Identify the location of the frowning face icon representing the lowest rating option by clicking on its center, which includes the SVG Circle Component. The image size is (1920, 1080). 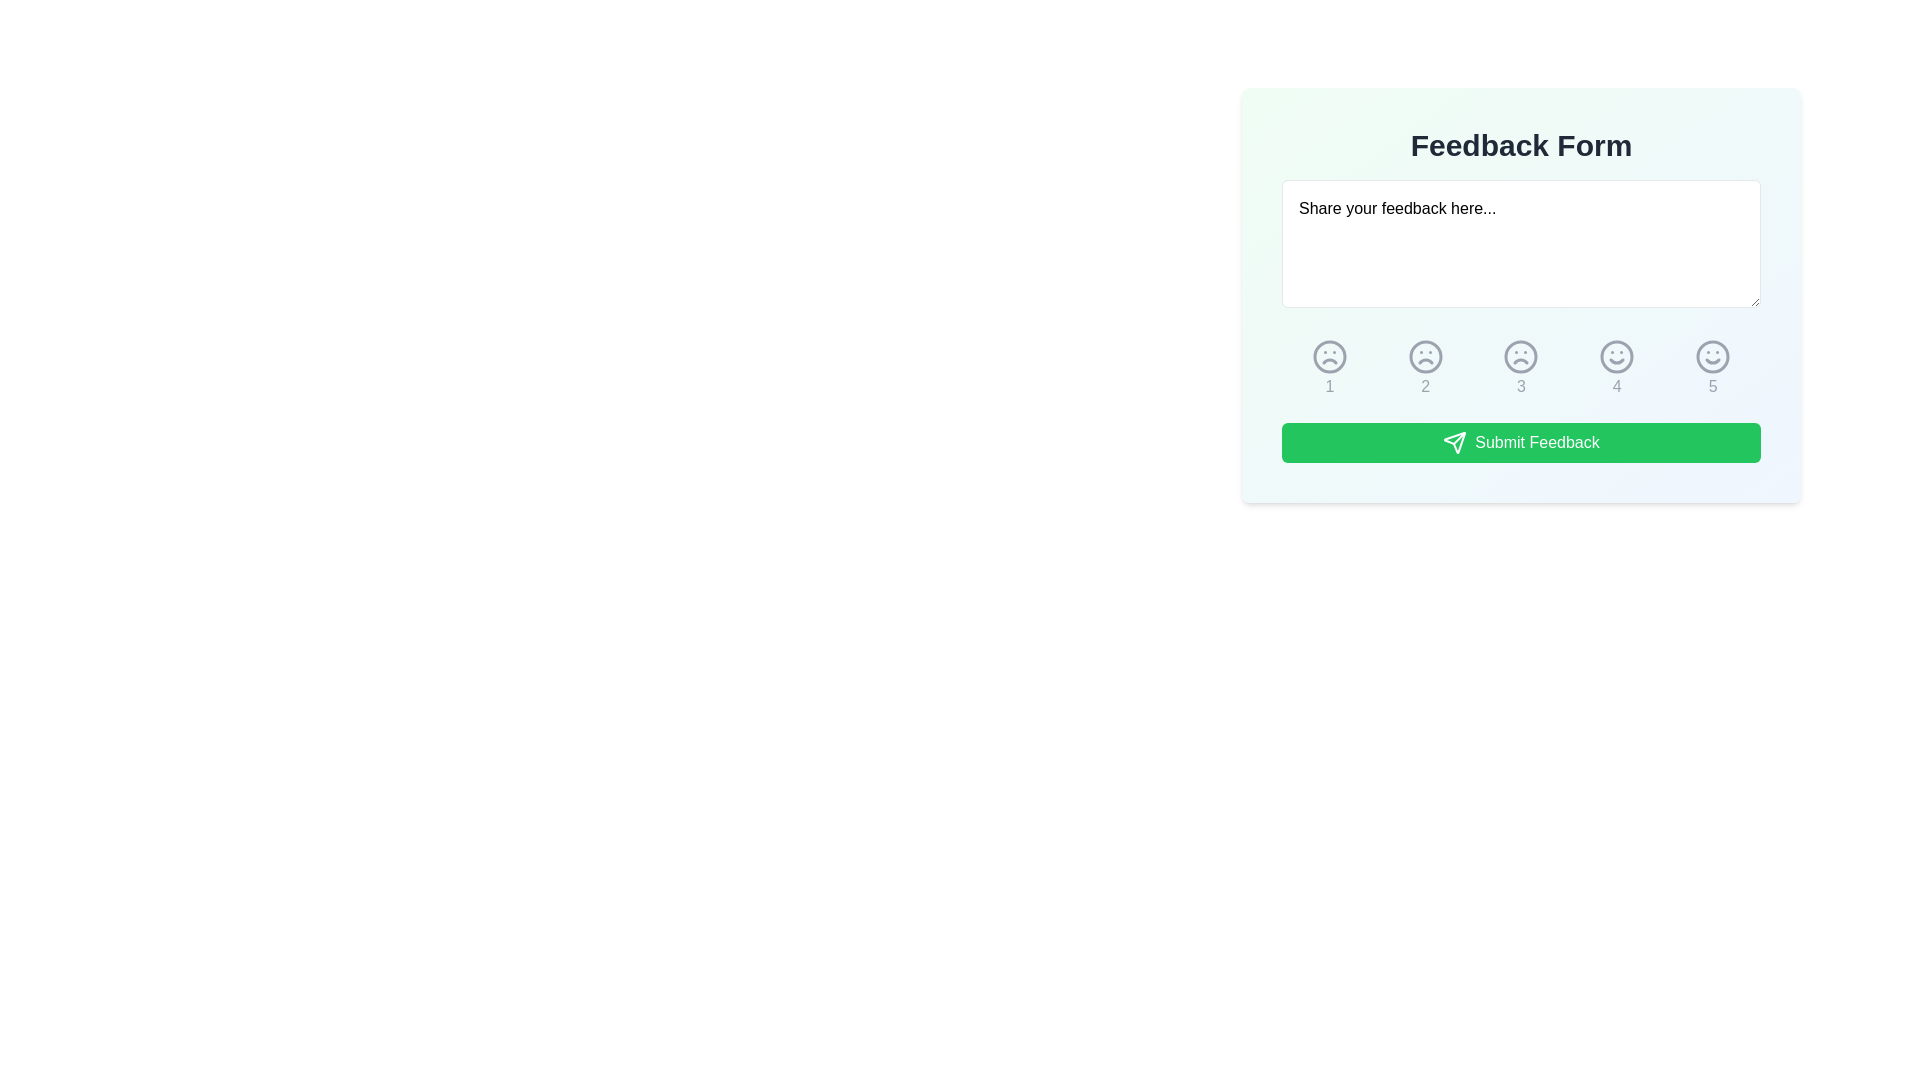
(1329, 356).